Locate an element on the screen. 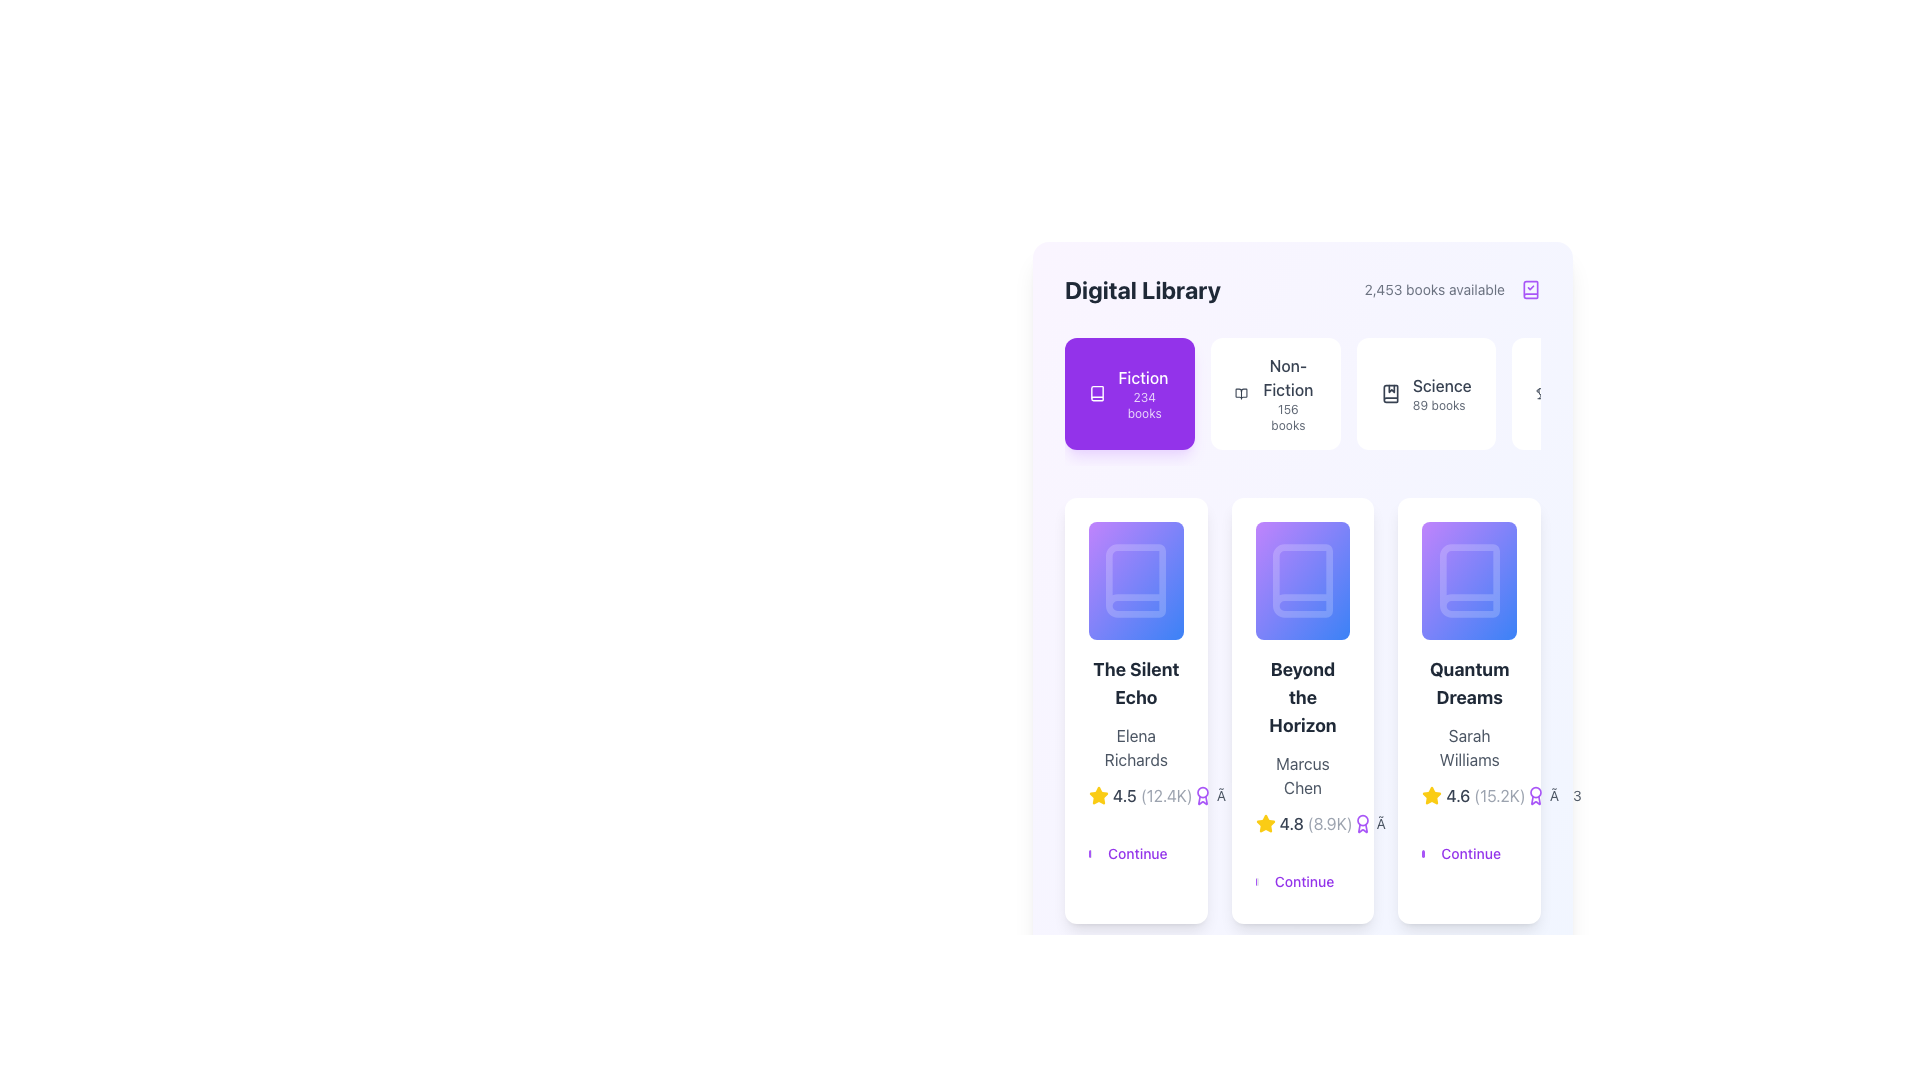 The height and width of the screenshot is (1080, 1920). the text label that provides additional metadata about the book, located as the last item in the group of details is located at coordinates (1378, 824).